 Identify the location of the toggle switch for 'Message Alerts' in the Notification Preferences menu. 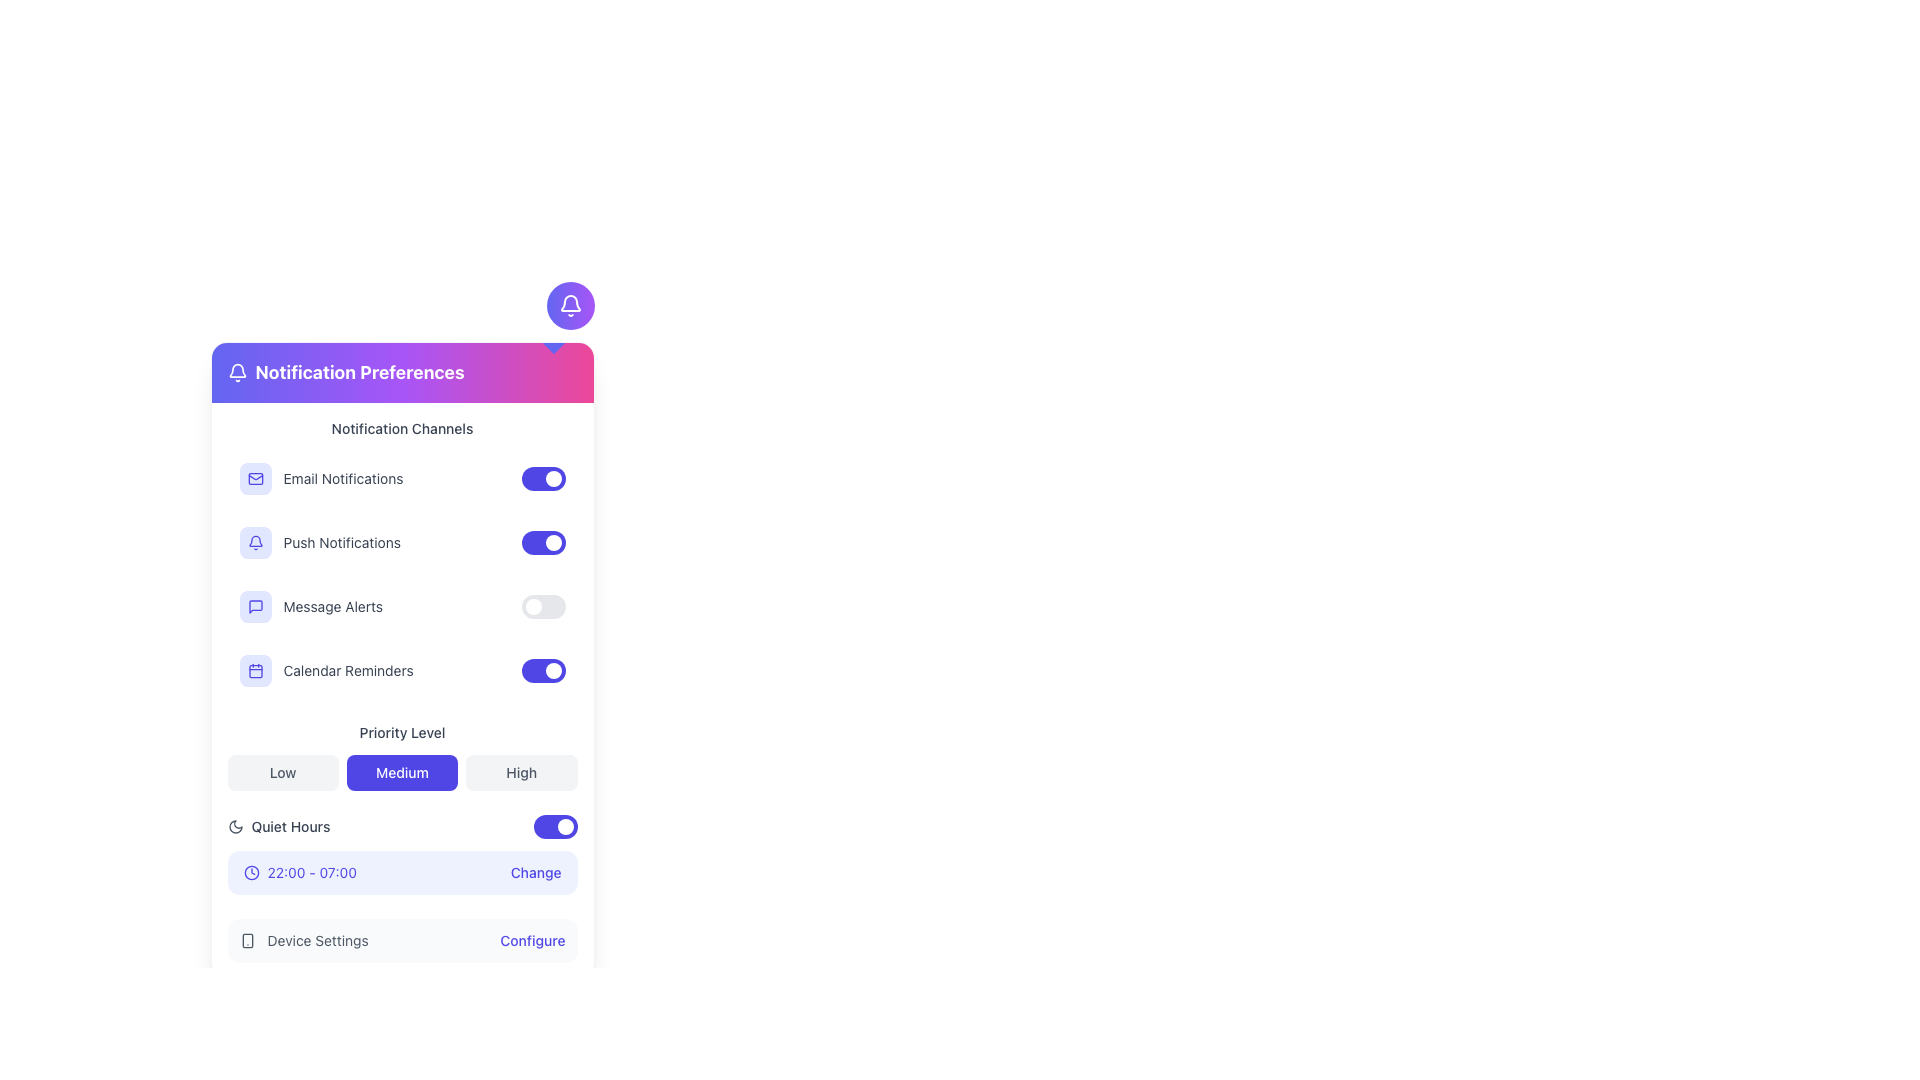
(543, 605).